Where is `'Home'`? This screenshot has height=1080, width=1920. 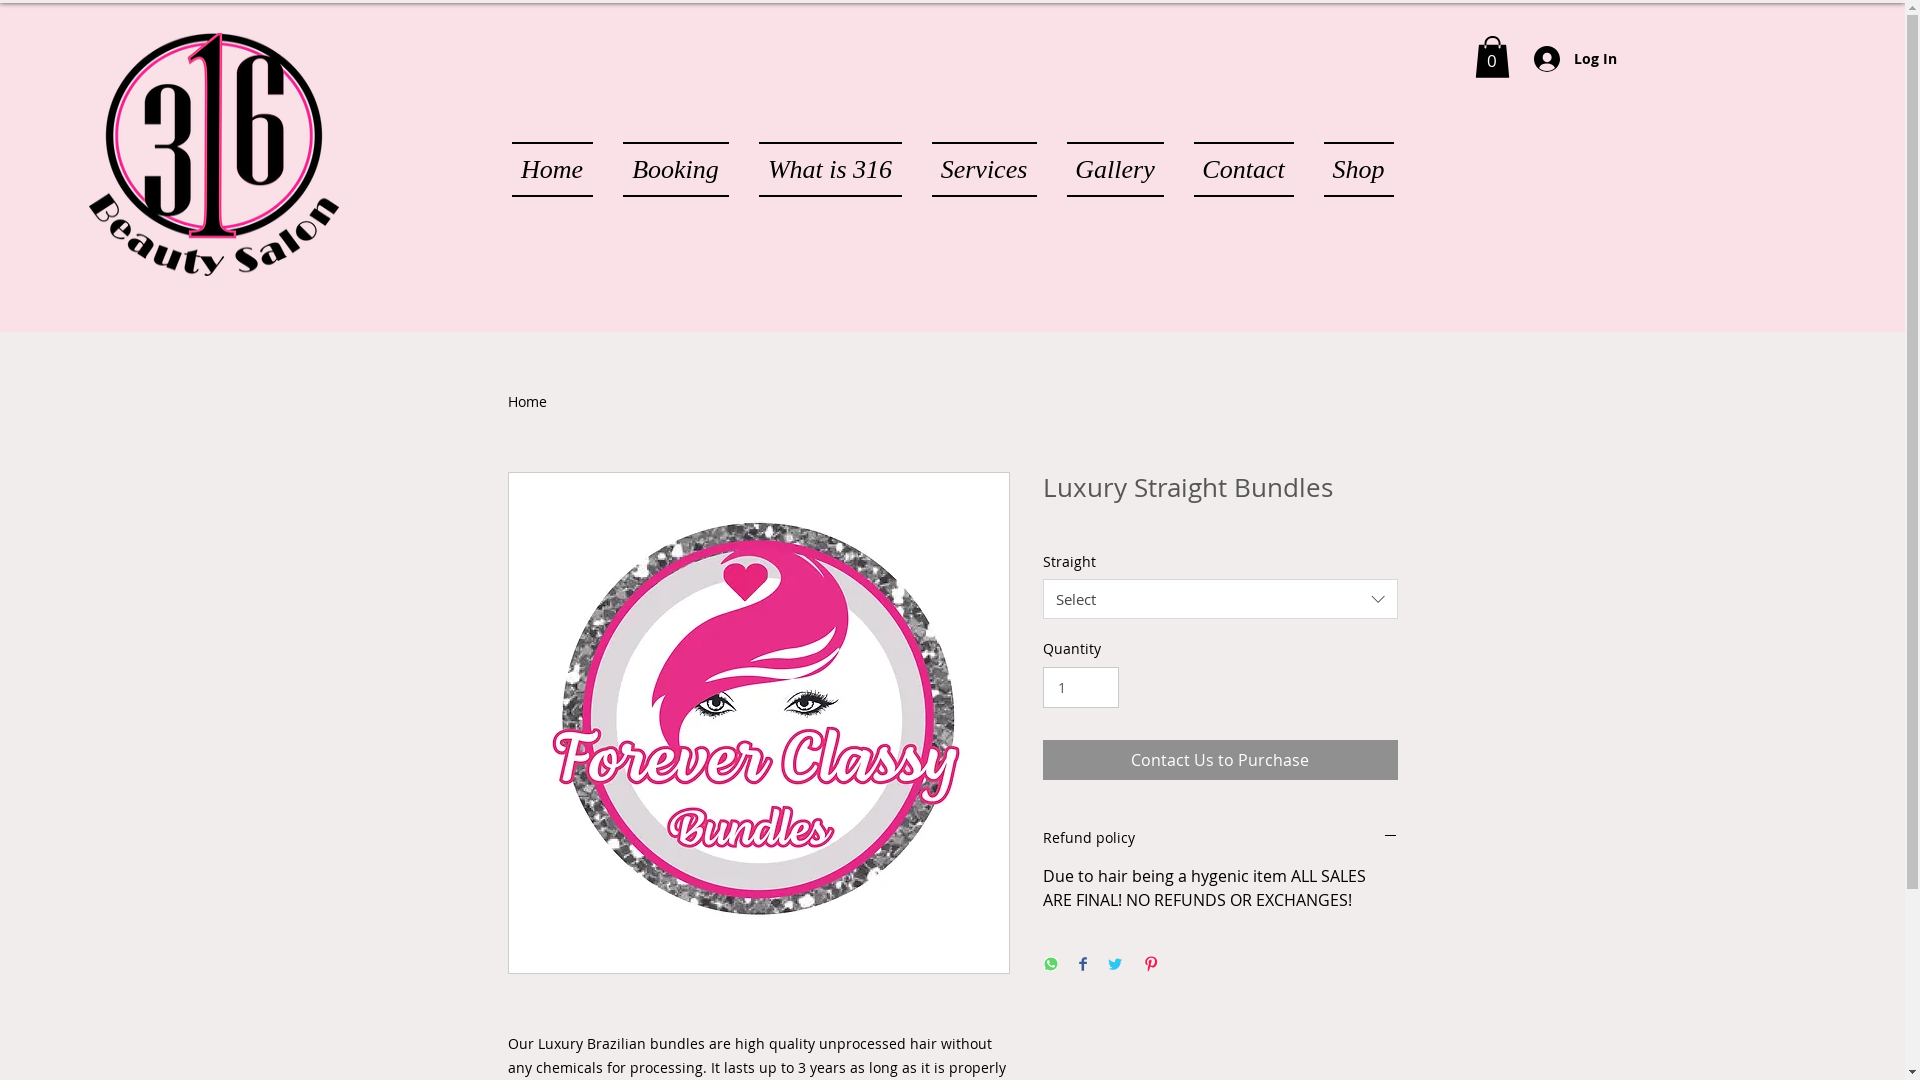
'Home' is located at coordinates (527, 401).